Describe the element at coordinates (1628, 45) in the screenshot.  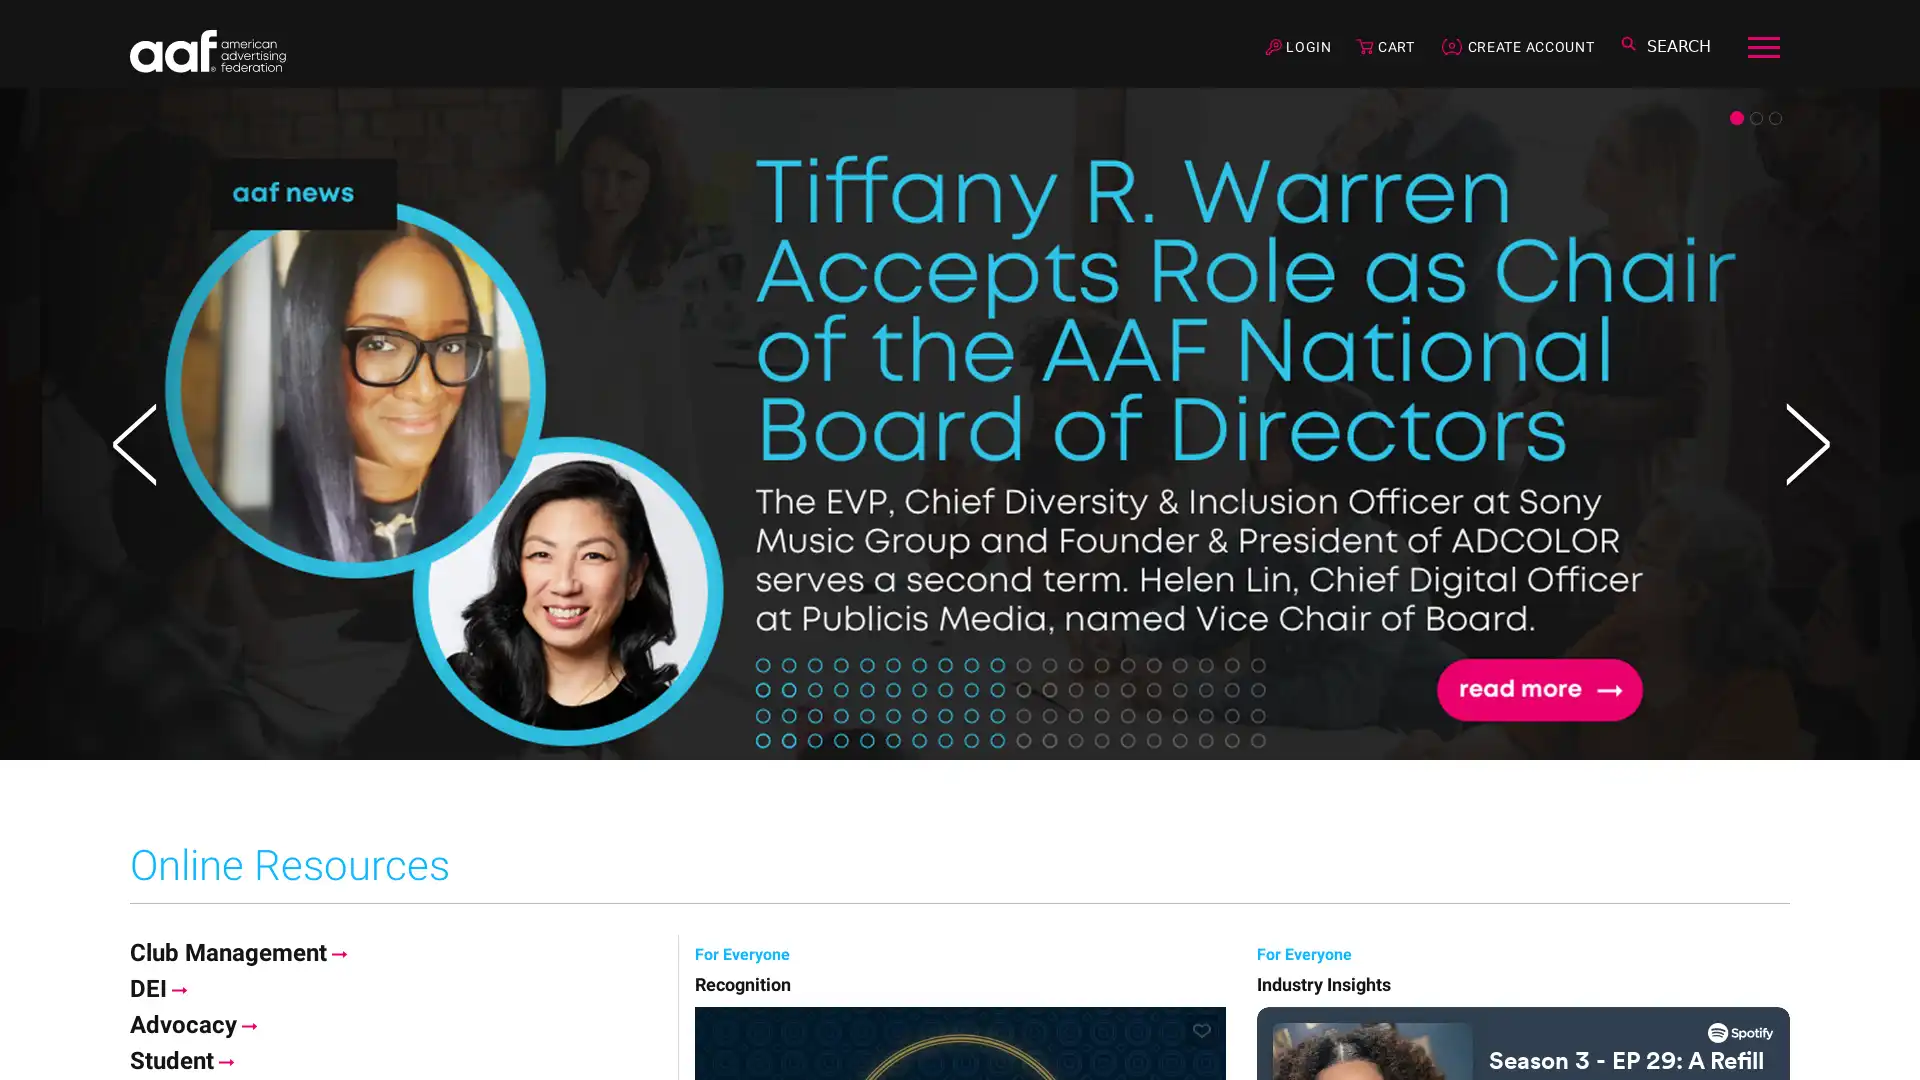
I see `Toggle search` at that location.